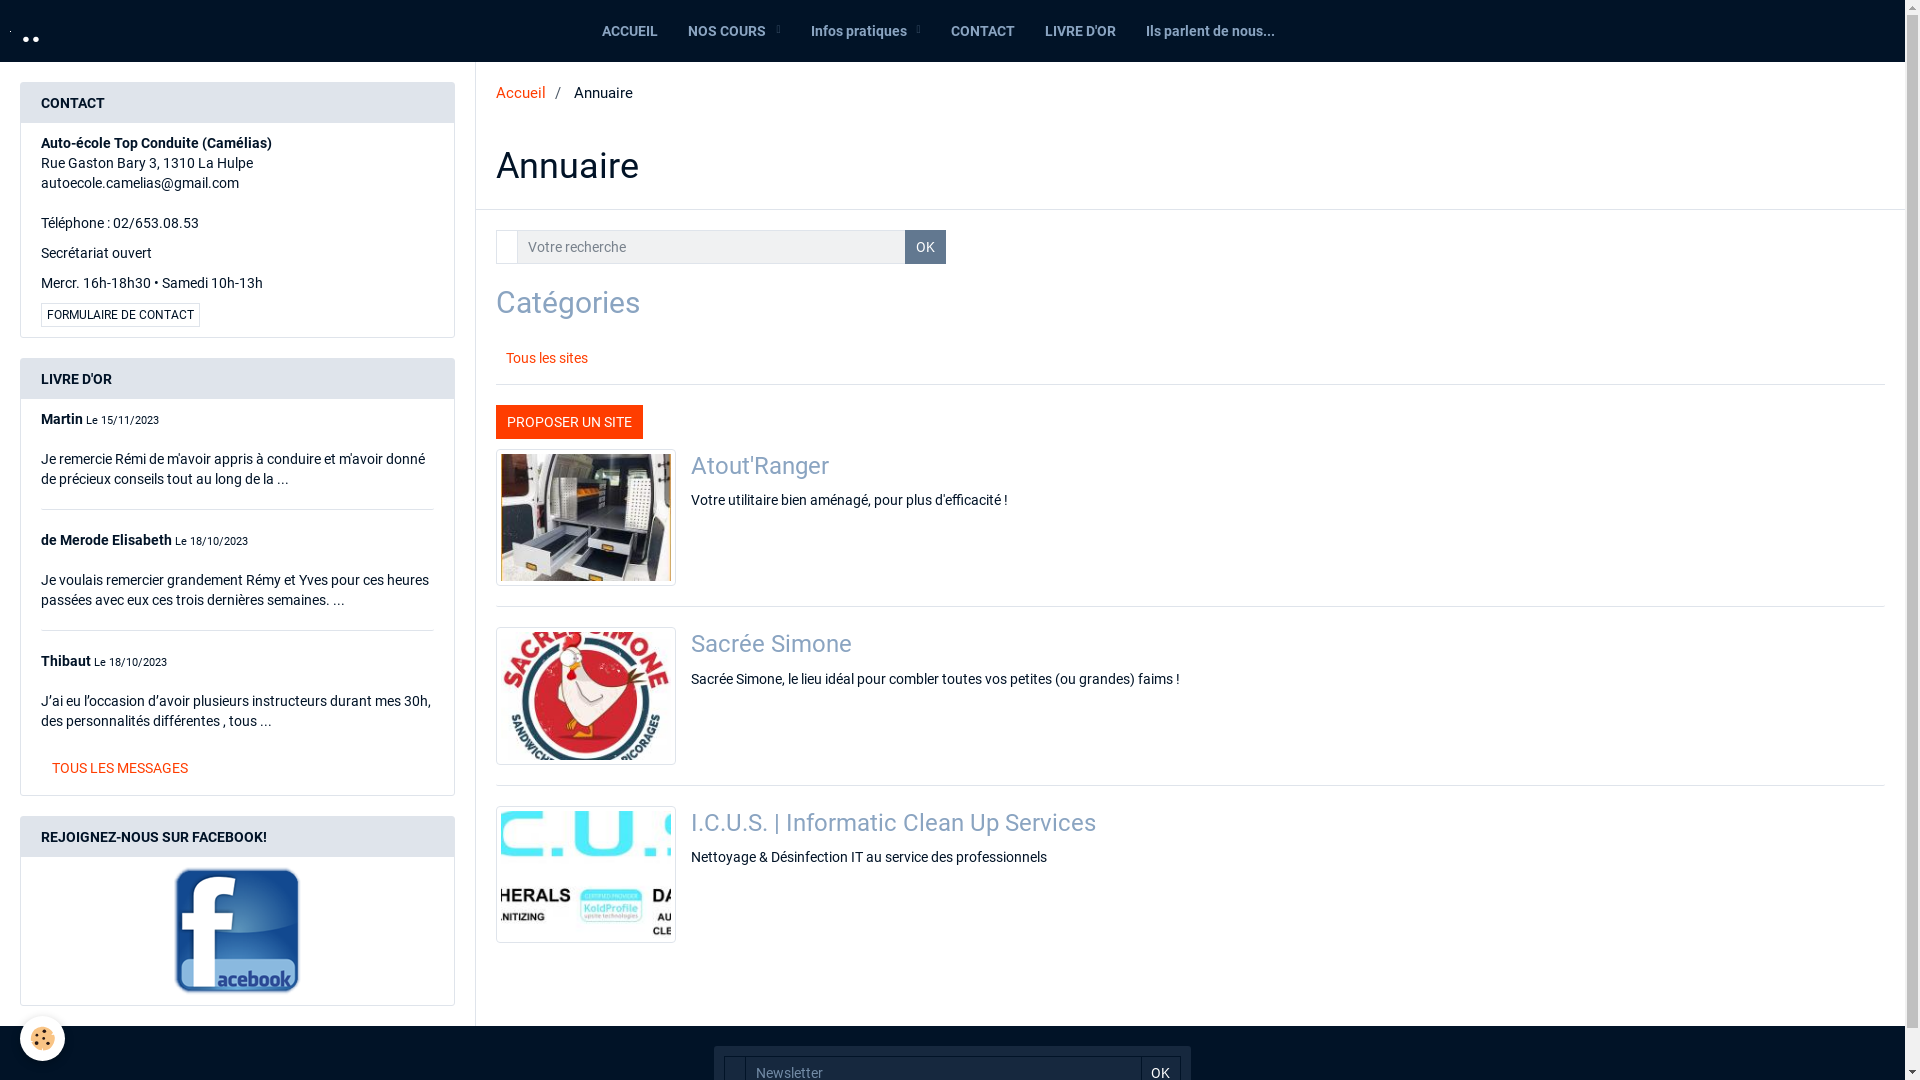  What do you see at coordinates (119, 766) in the screenshot?
I see `'TOUS LES MESSAGES'` at bounding box center [119, 766].